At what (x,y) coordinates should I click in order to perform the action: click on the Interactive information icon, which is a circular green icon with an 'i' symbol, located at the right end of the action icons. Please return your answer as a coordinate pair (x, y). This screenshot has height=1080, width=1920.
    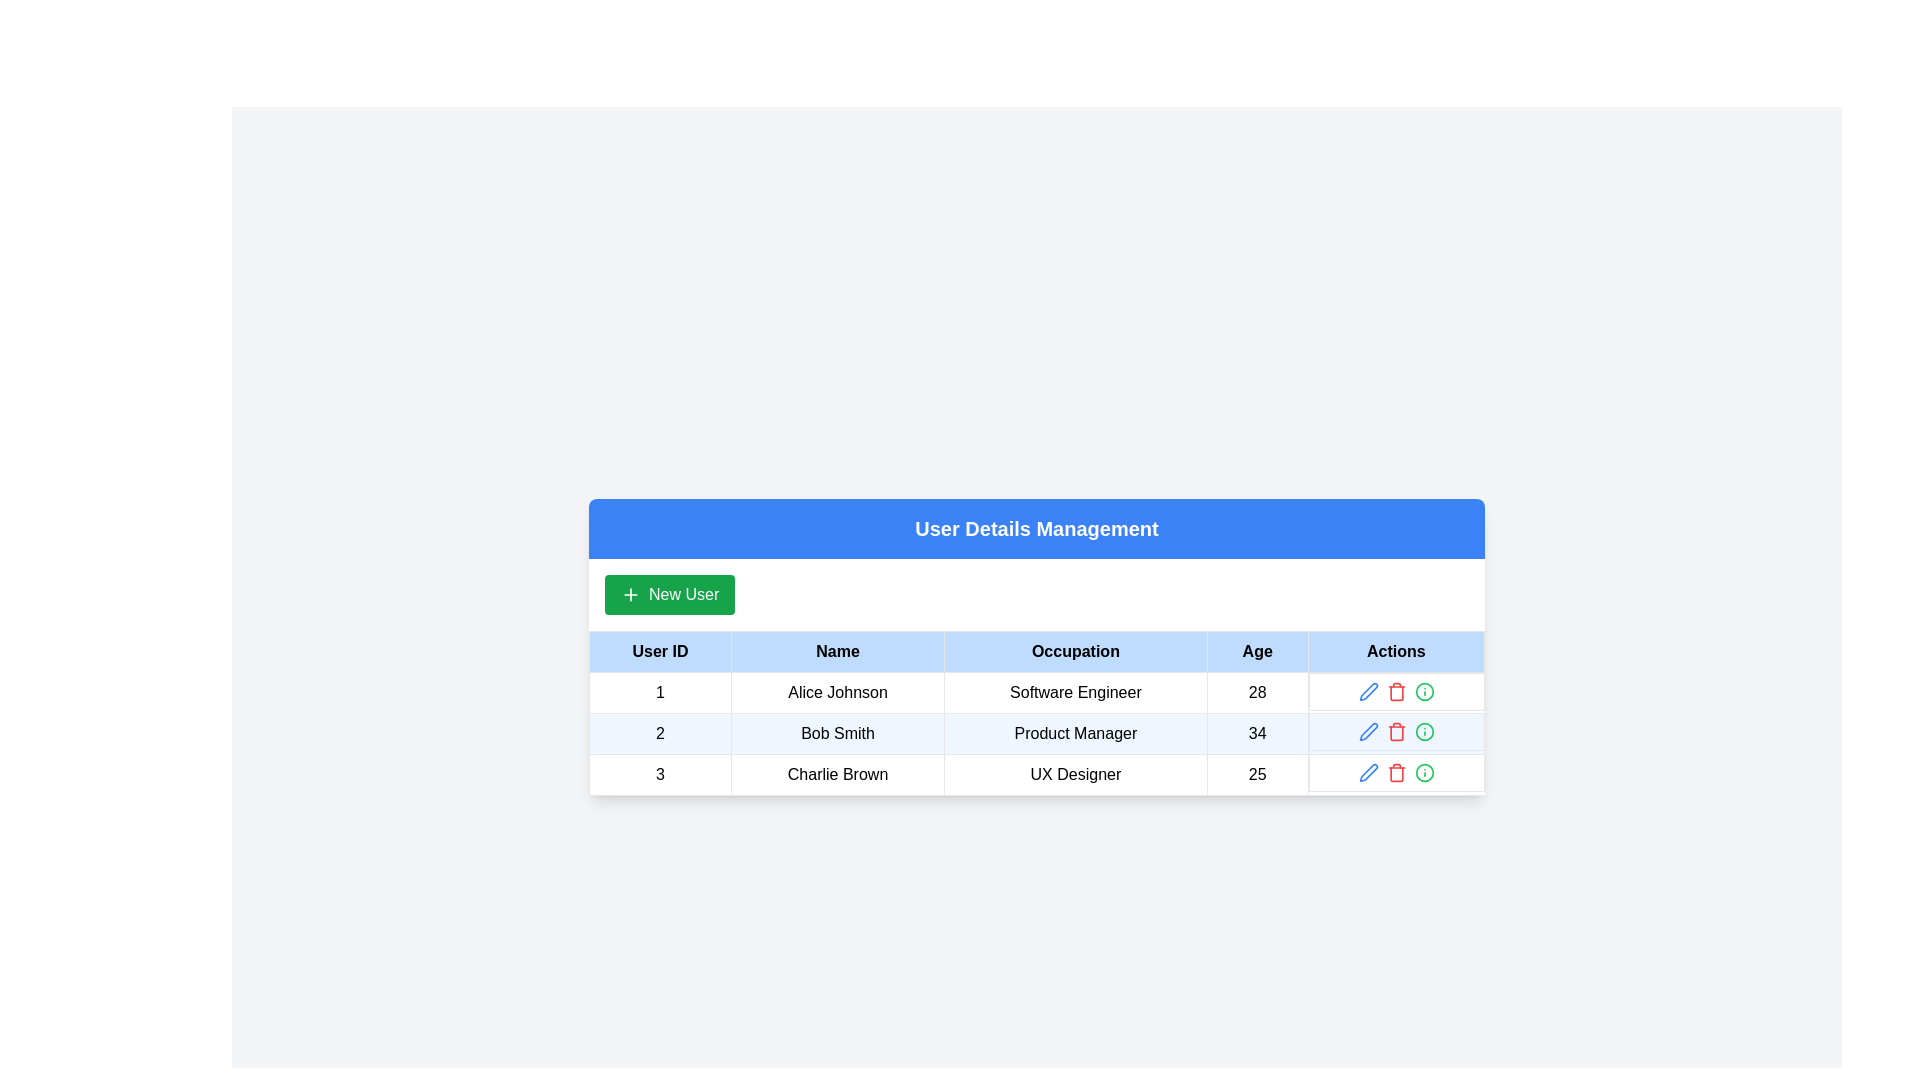
    Looking at the image, I should click on (1423, 732).